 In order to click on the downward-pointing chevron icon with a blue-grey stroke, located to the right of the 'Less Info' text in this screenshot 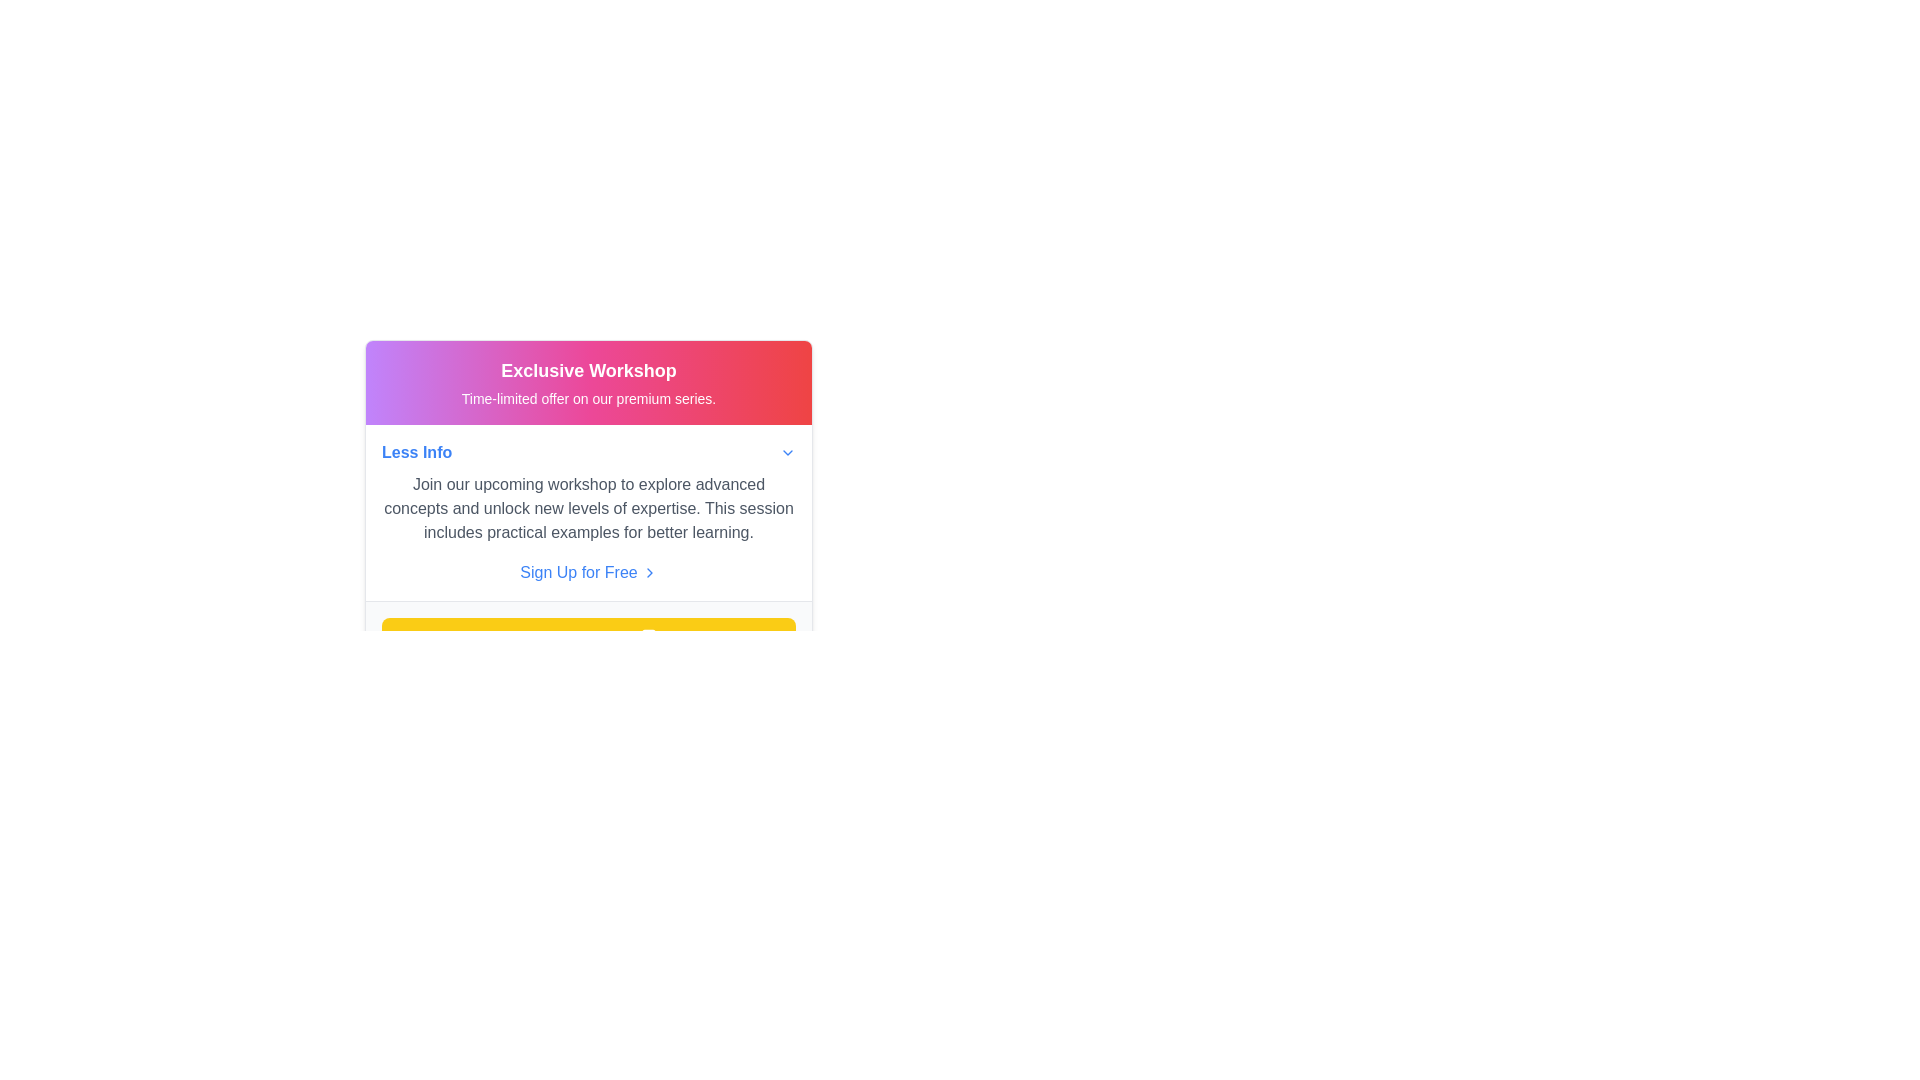, I will do `click(786, 452)`.